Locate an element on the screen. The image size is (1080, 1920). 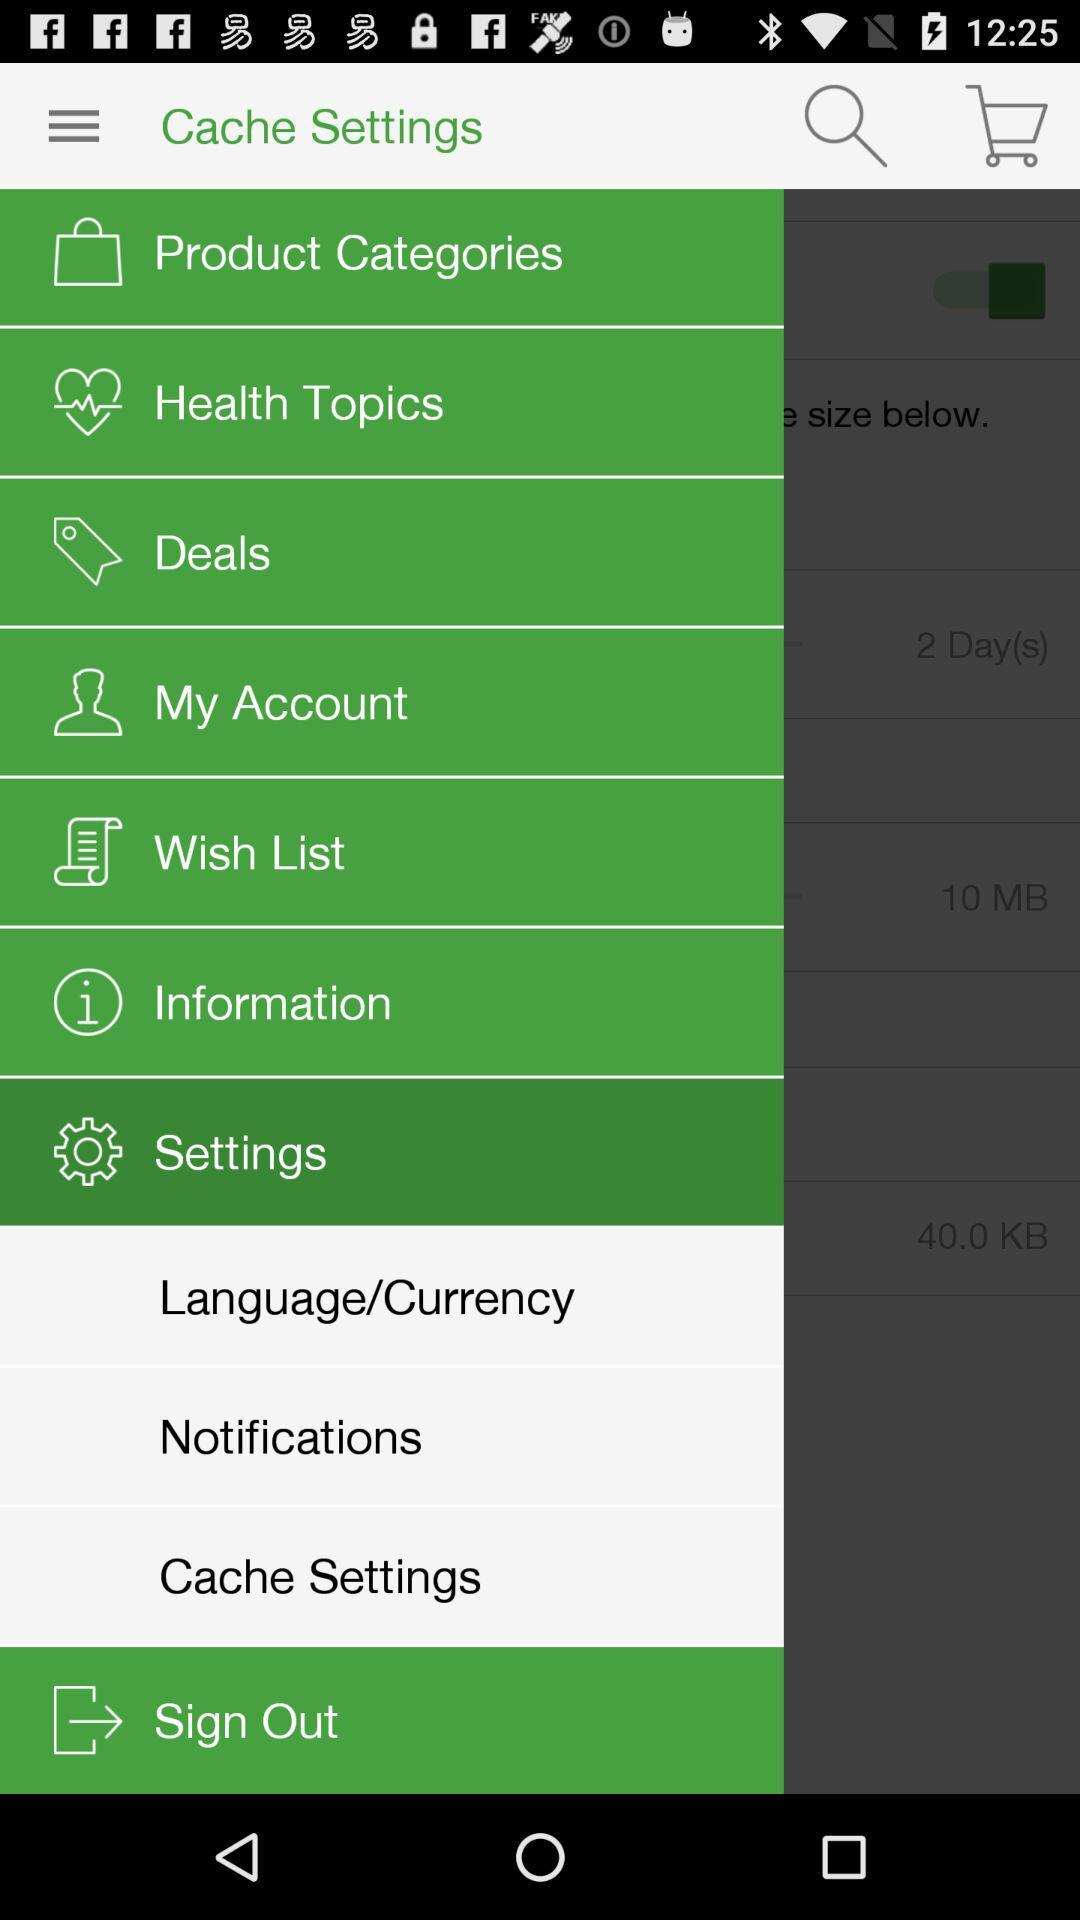
the menu icon is located at coordinates (72, 133).